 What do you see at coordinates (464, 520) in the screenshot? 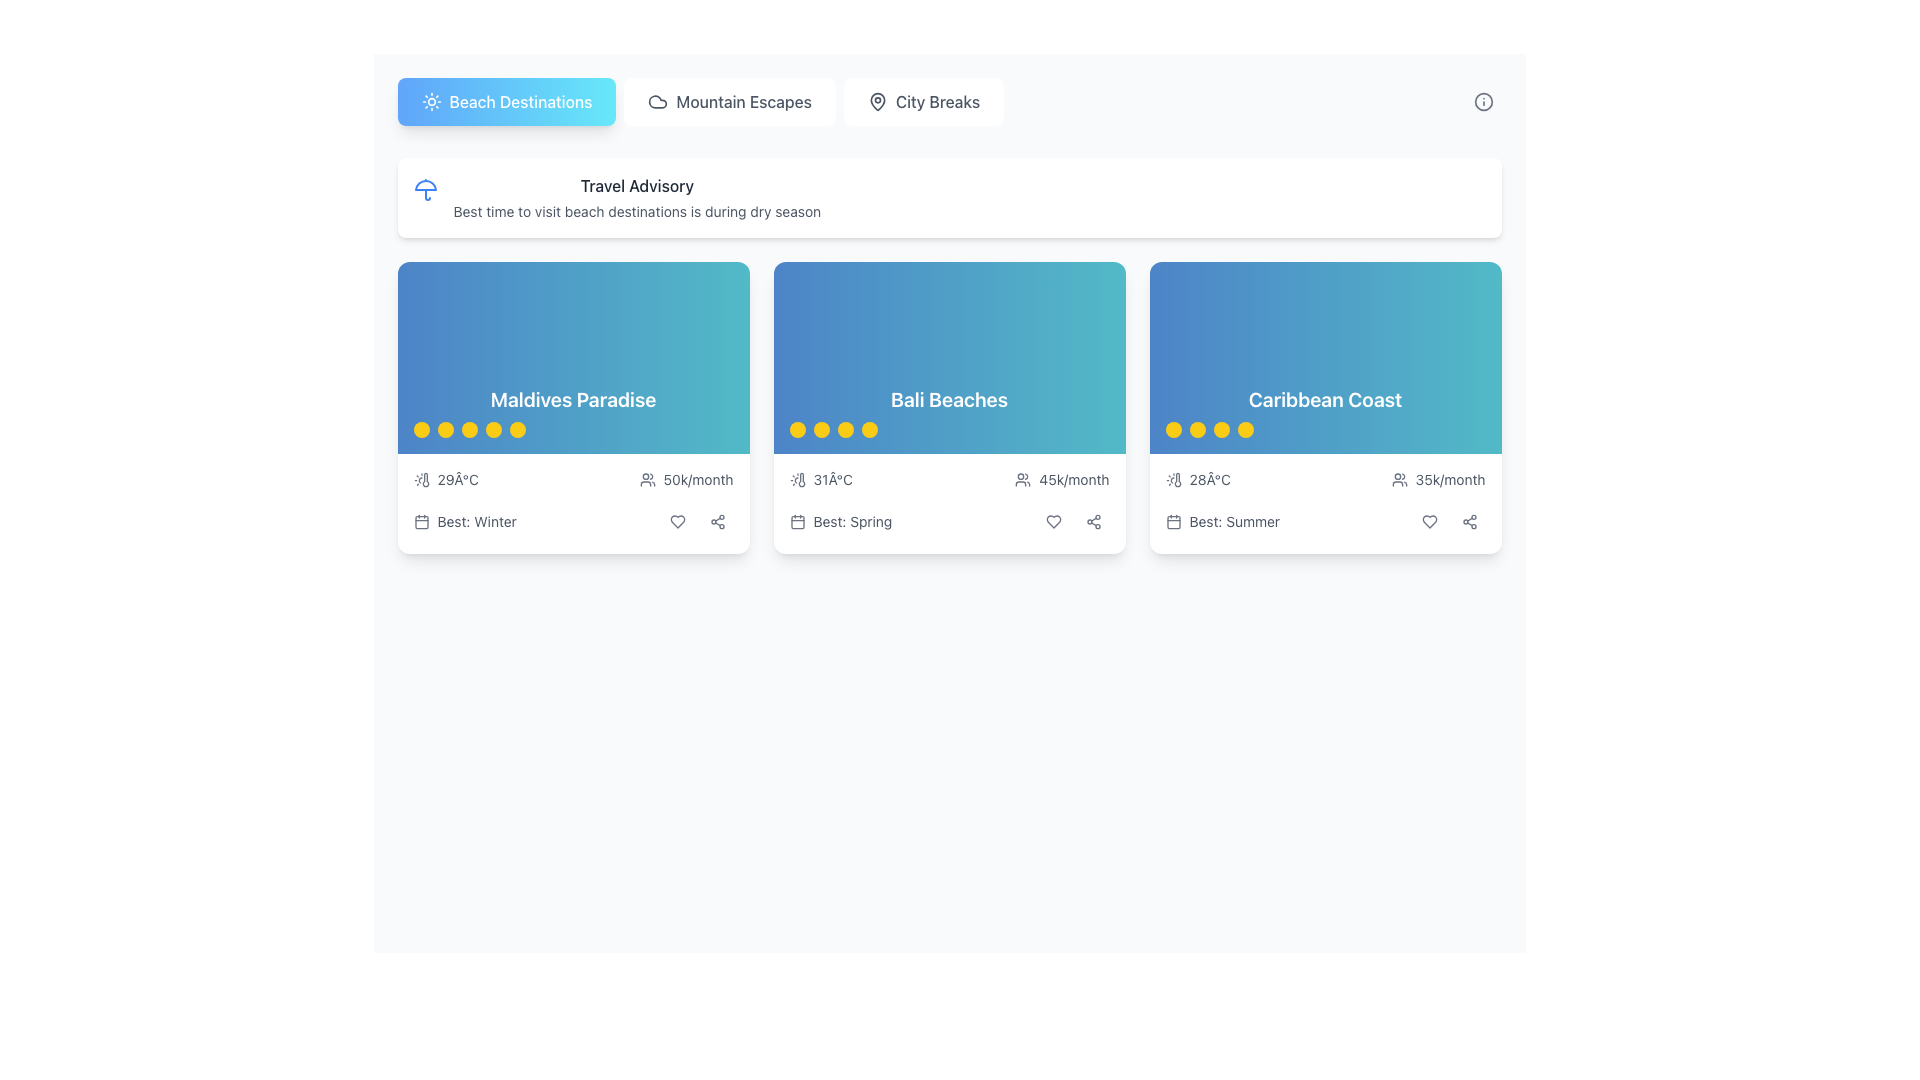
I see `the text with icon pair that describes the best season to visit the Maldives, located below the 'Maldives Paradise' section on the leftmost card in the grid of options` at bounding box center [464, 520].